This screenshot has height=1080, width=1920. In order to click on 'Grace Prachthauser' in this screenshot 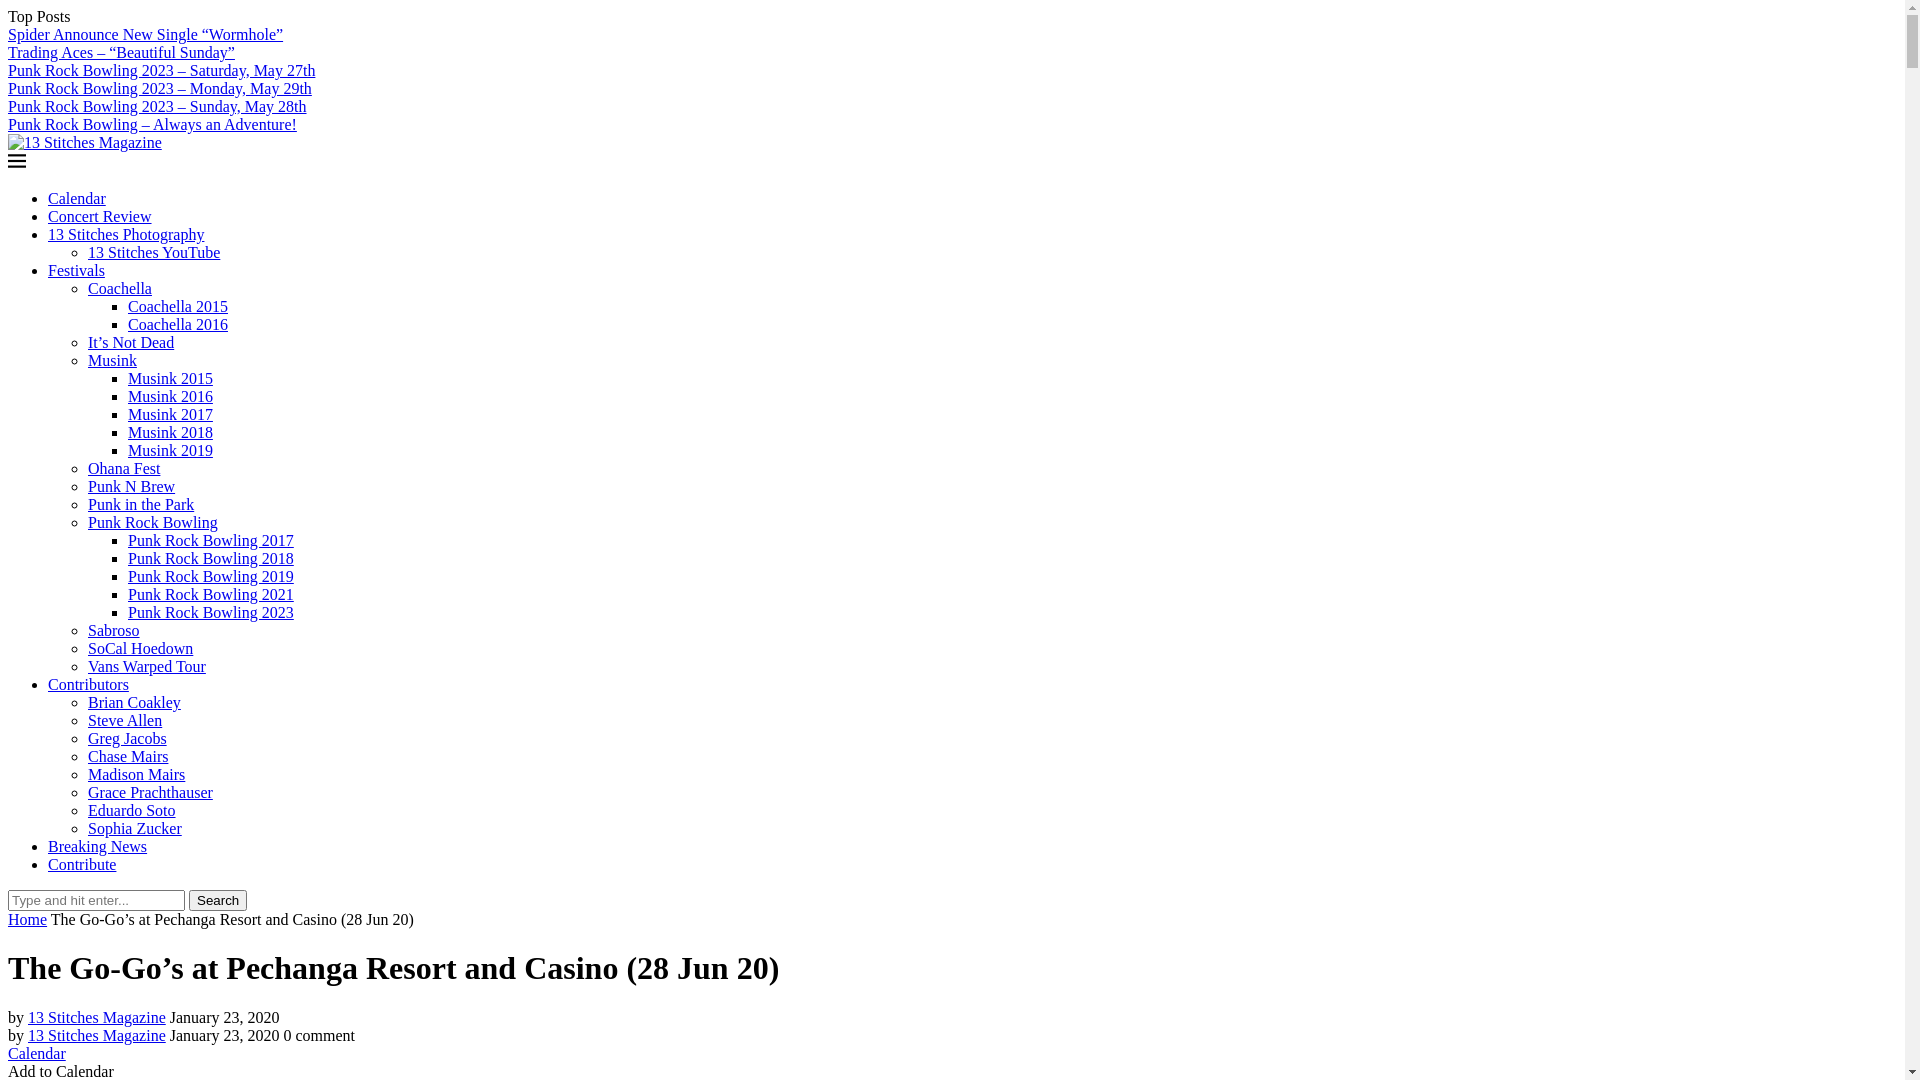, I will do `click(86, 791)`.